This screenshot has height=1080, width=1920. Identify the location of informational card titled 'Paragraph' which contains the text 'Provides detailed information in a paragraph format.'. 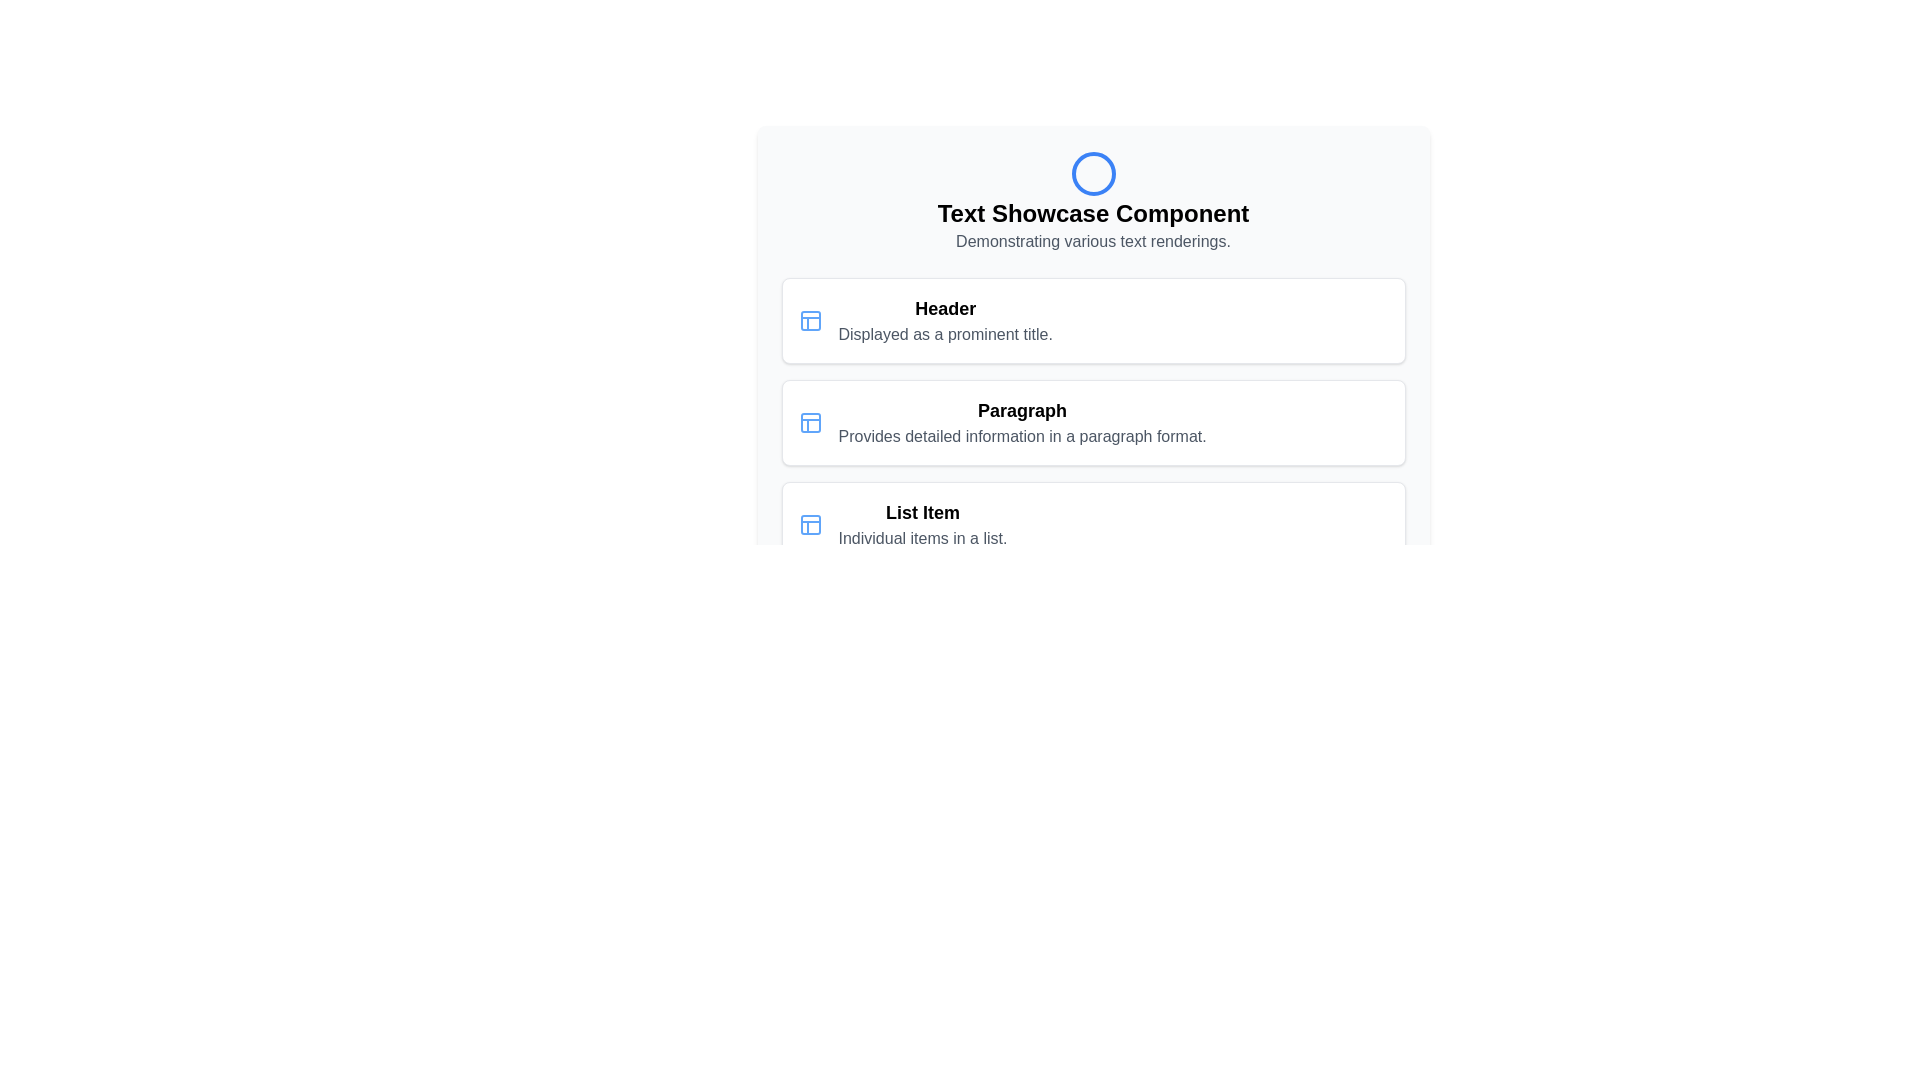
(1092, 422).